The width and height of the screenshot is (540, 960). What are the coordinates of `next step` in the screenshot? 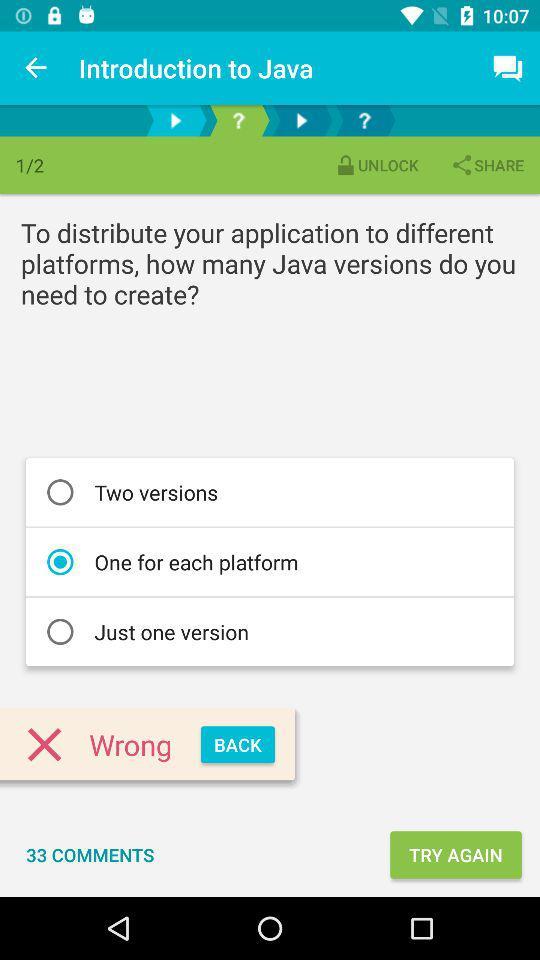 It's located at (300, 120).